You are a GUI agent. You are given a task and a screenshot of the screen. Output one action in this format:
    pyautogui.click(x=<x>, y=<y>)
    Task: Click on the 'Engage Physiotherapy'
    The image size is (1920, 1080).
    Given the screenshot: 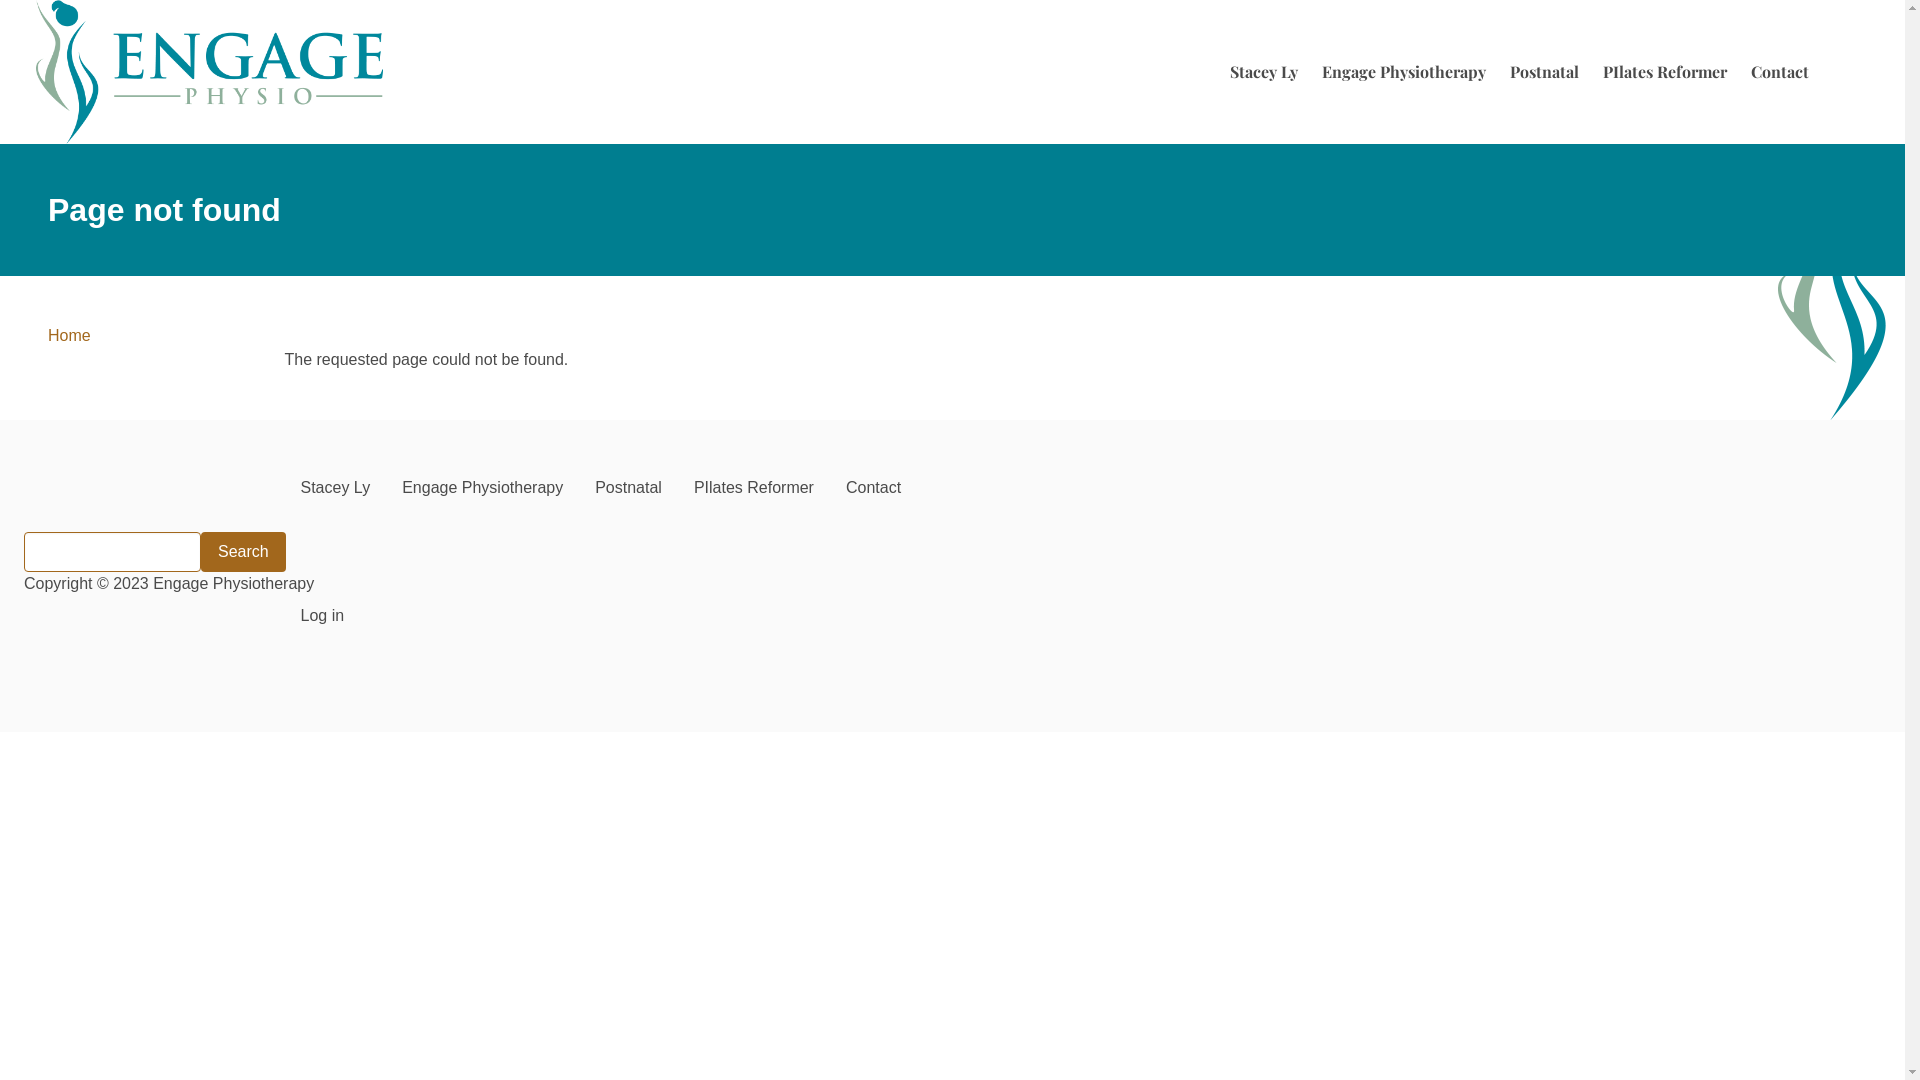 What is the action you would take?
    pyautogui.click(x=1402, y=71)
    